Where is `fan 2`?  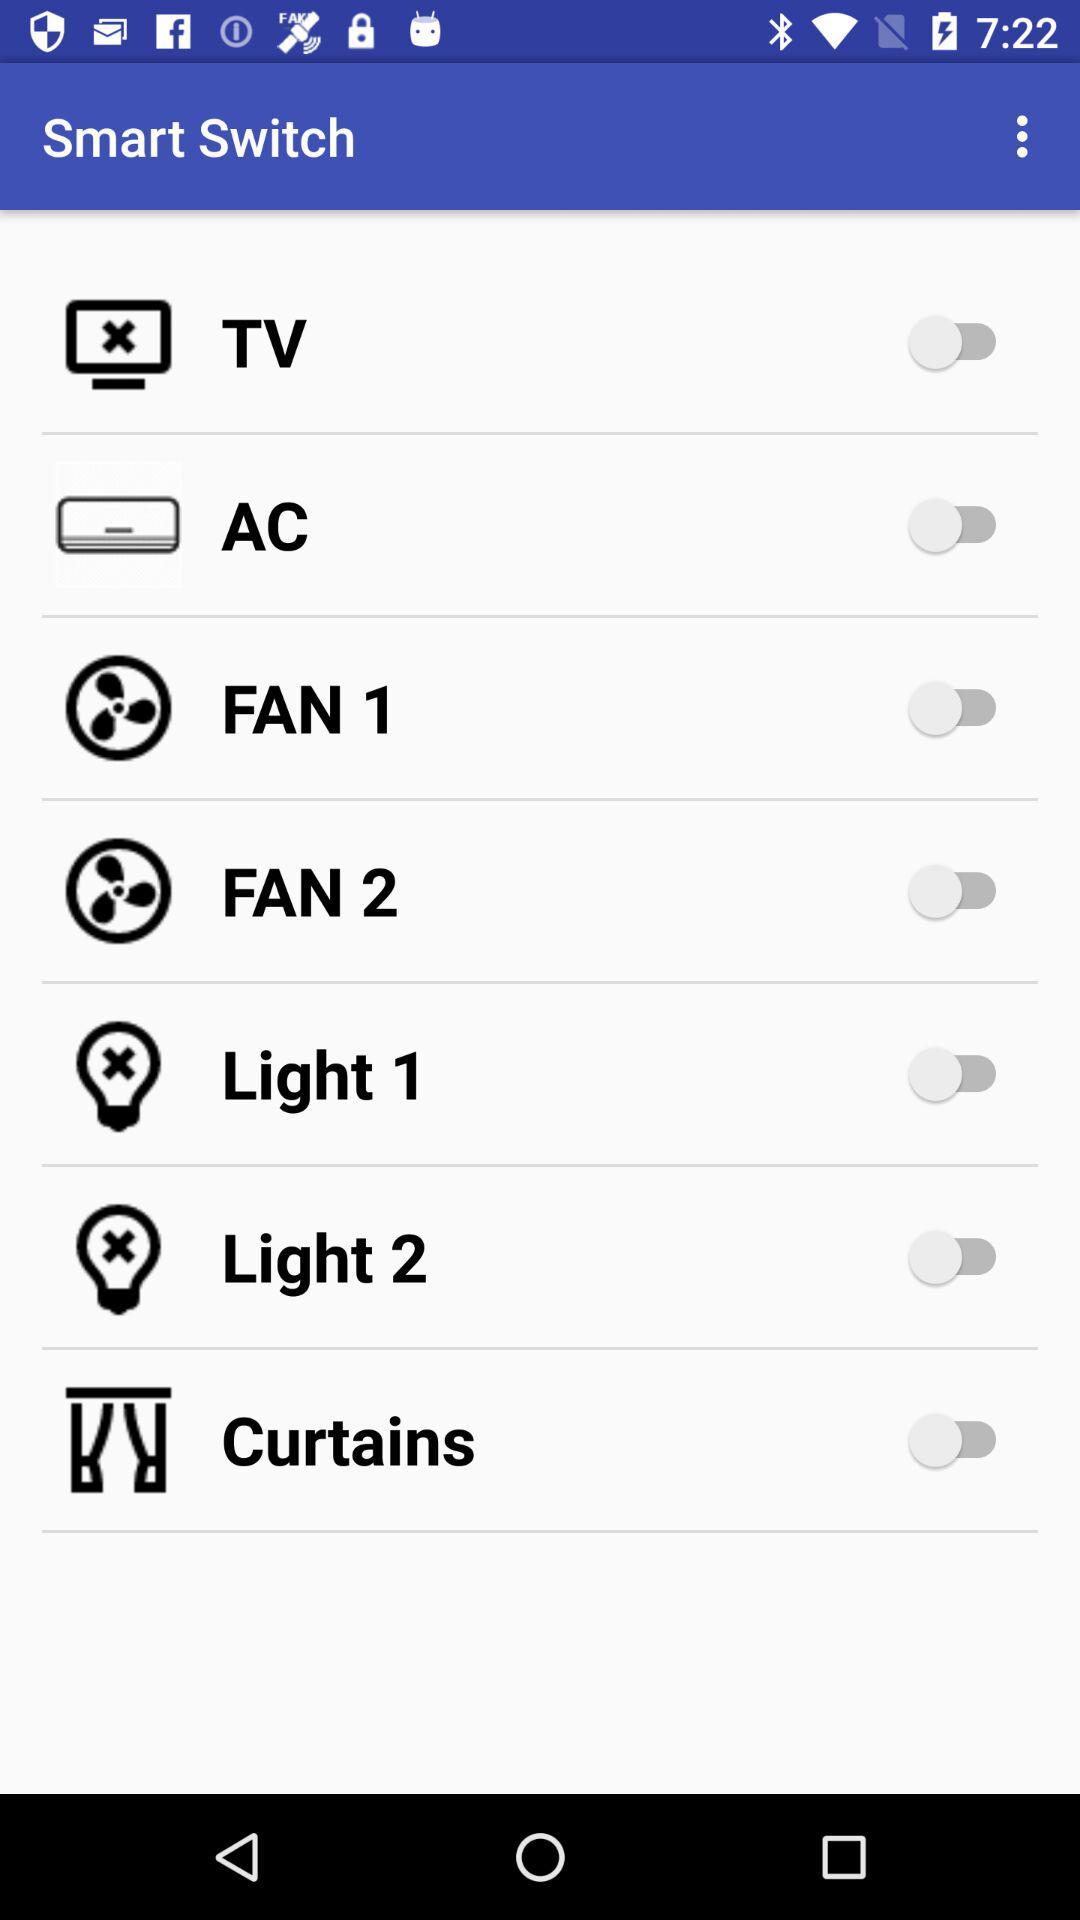
fan 2 is located at coordinates (560, 890).